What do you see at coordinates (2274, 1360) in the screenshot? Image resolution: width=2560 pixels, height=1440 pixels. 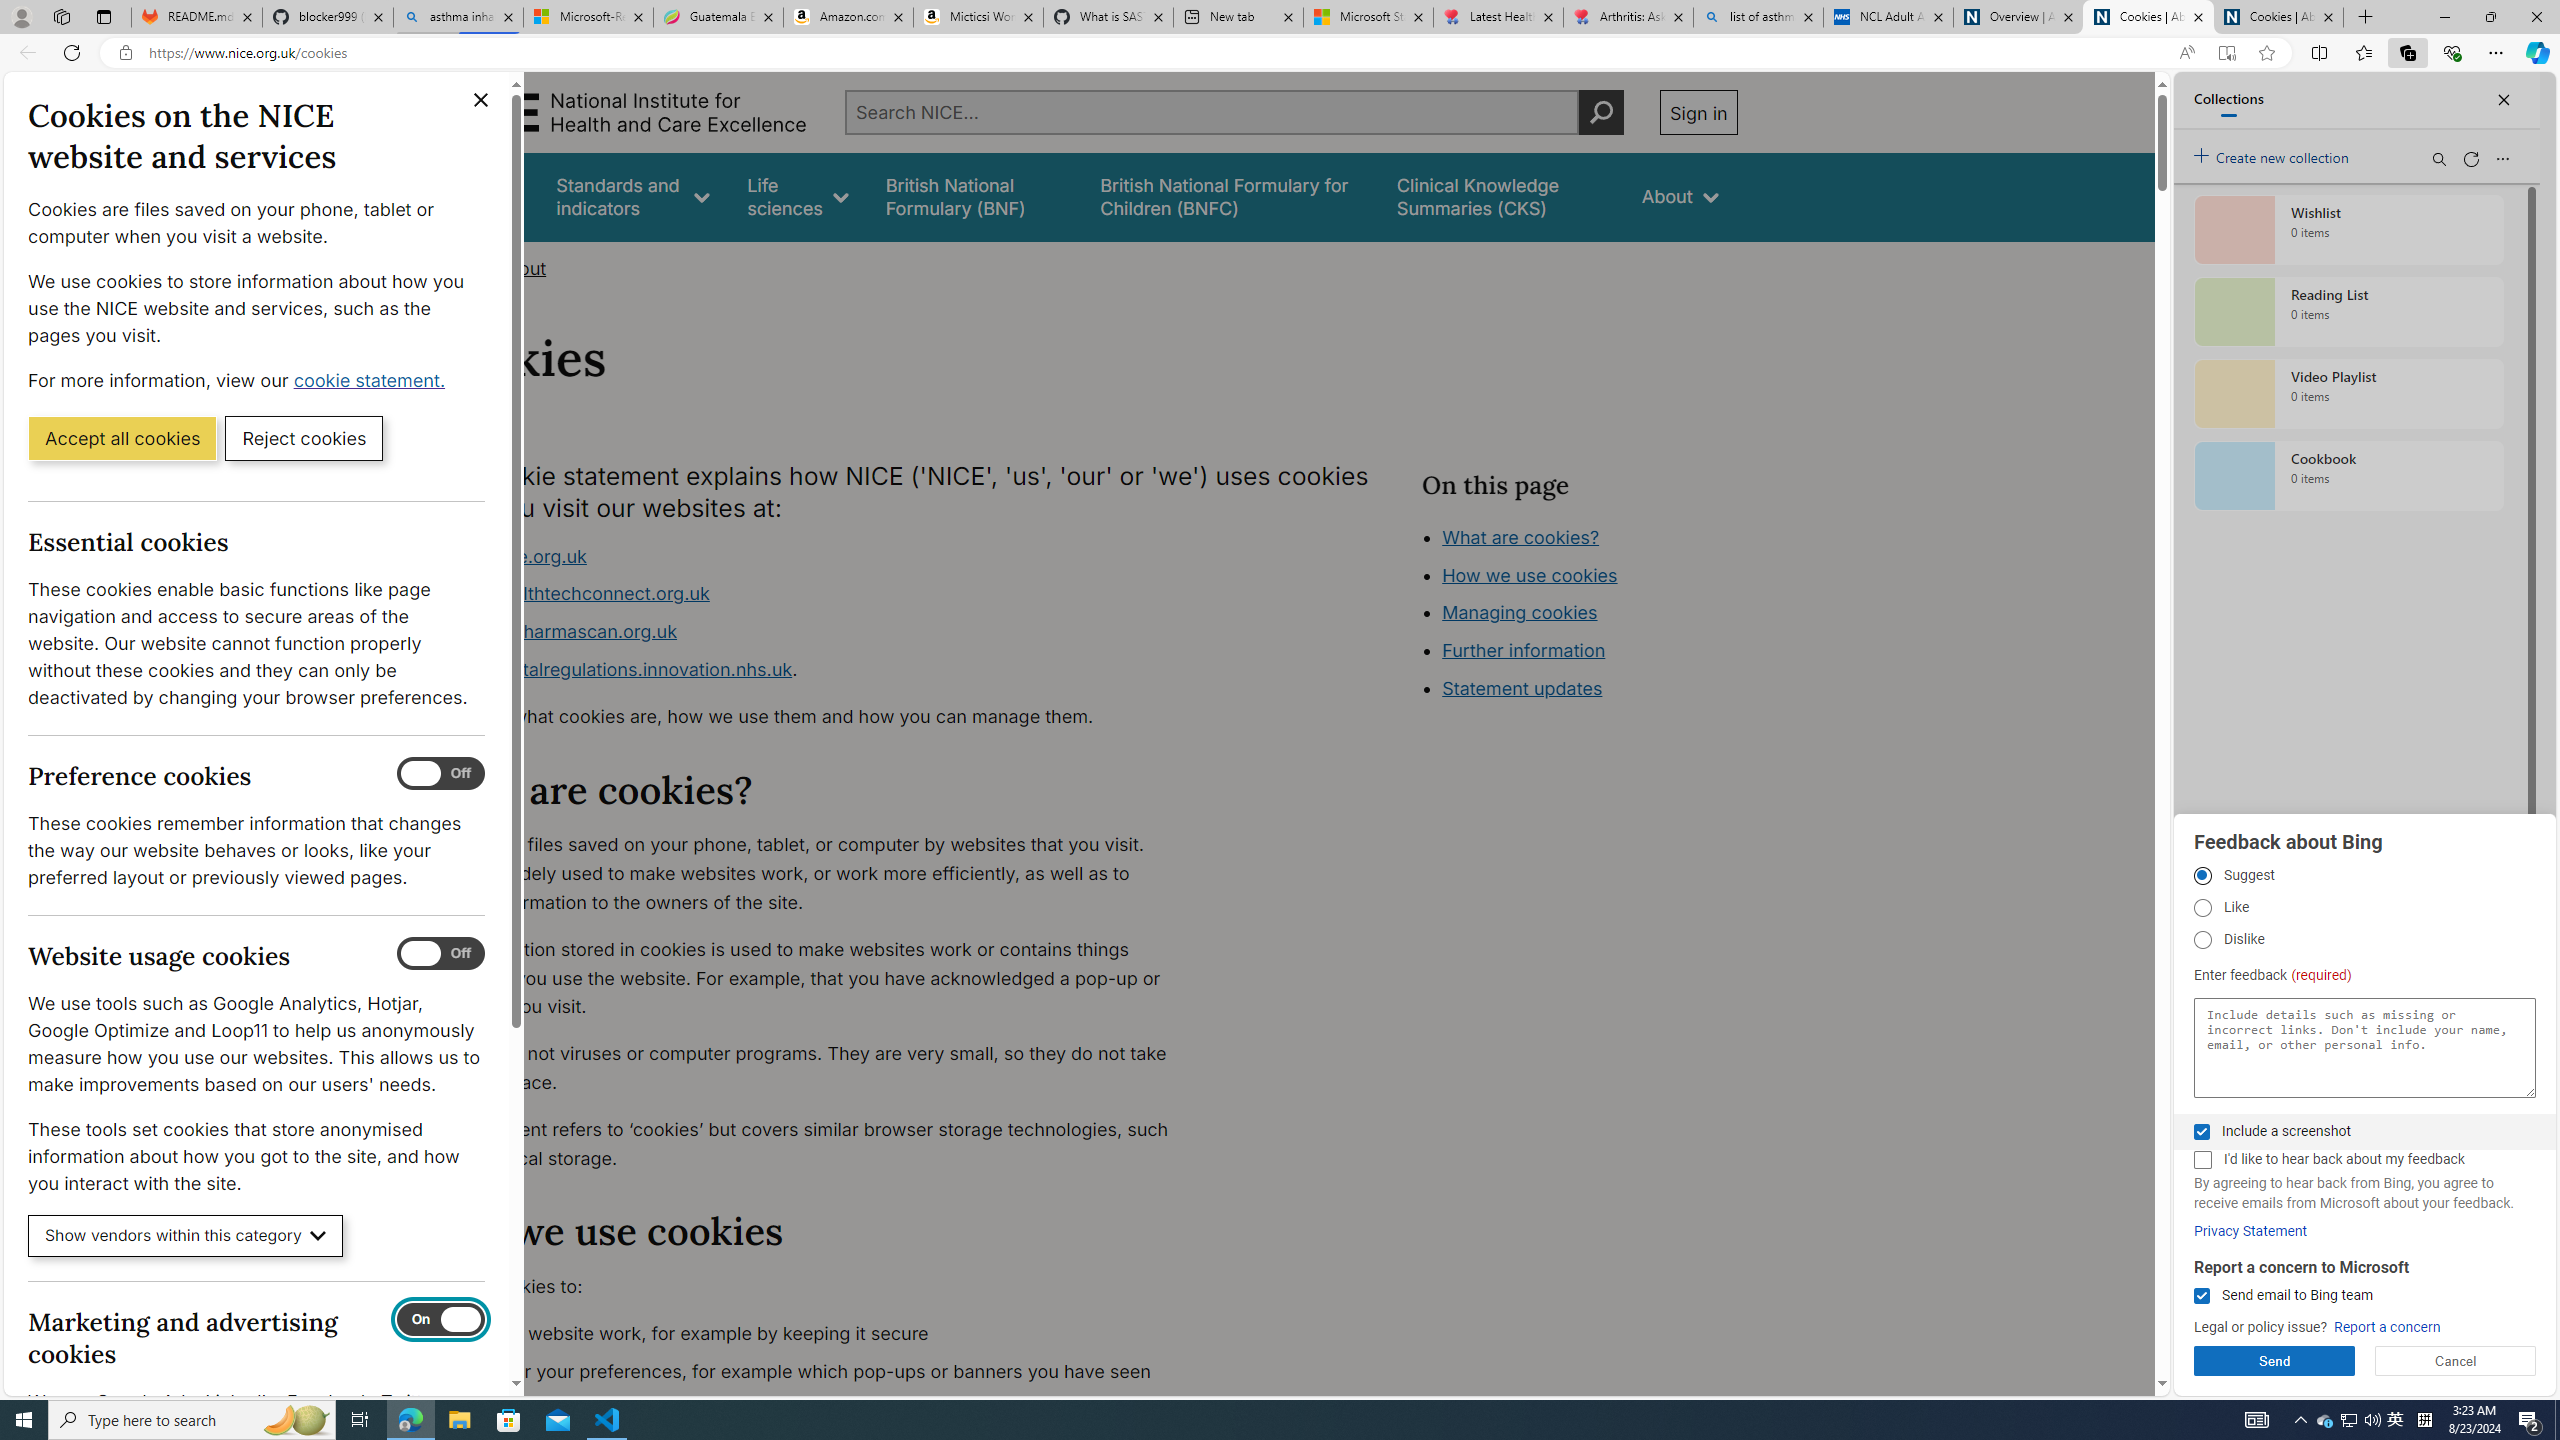 I see `'Send'` at bounding box center [2274, 1360].